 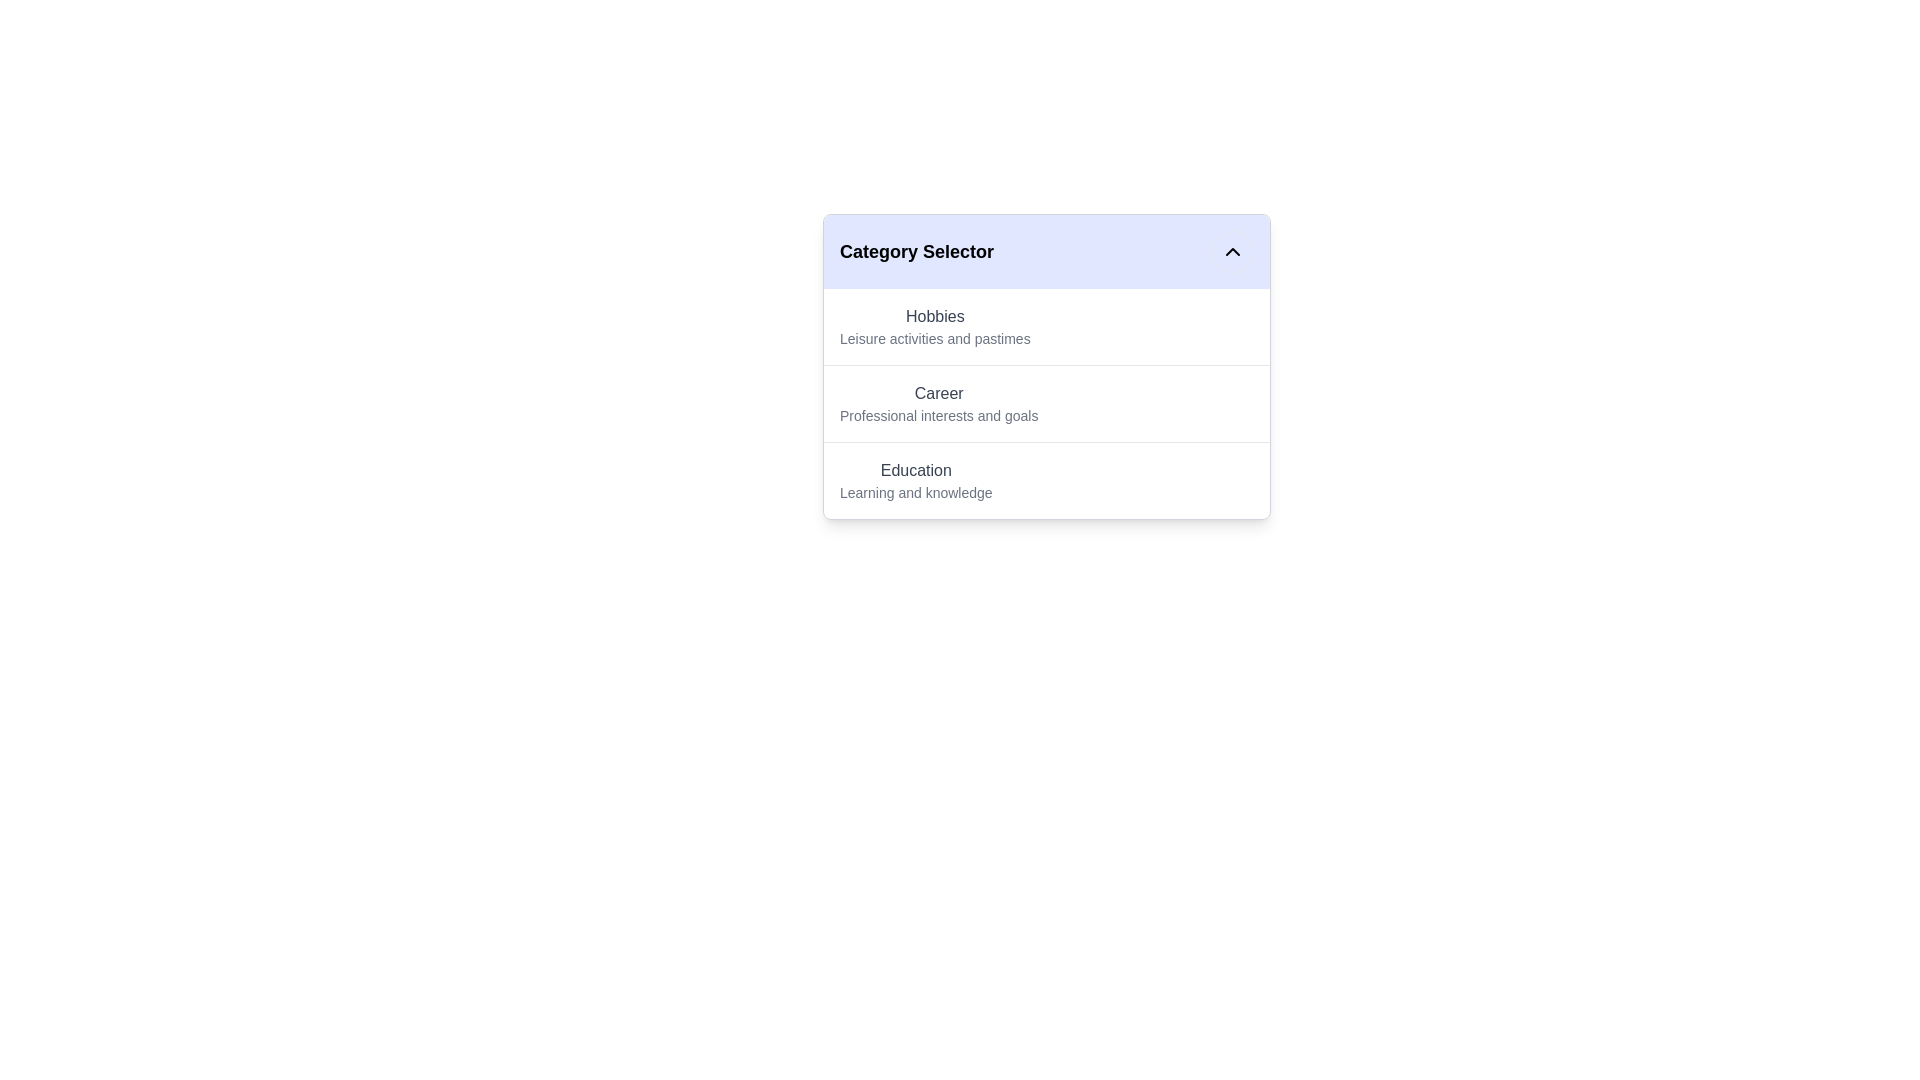 What do you see at coordinates (934, 338) in the screenshot?
I see `the text label reading 'Leisure activities and pastimes', which is styled in a small gray font and positioned directly below the 'Hobbies' title` at bounding box center [934, 338].